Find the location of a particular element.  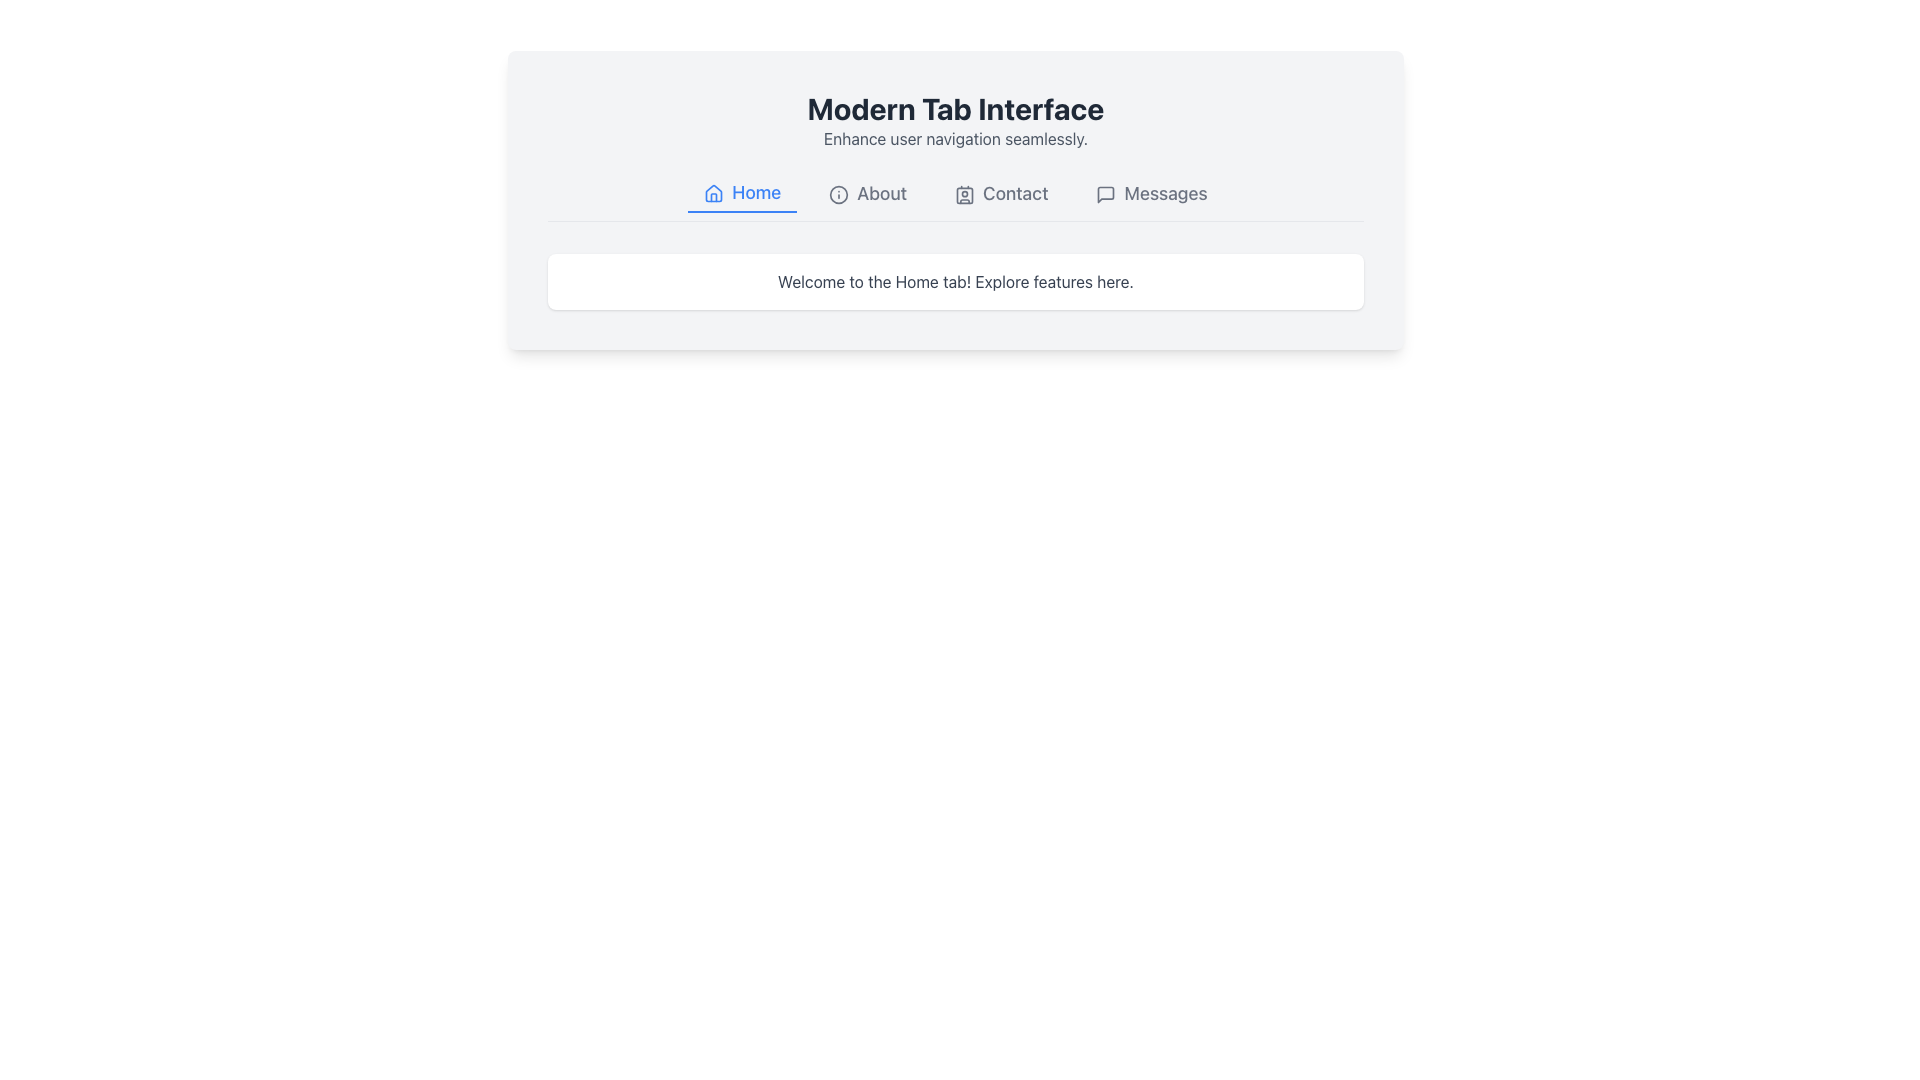

the 'About' navigation link, which is styled in gray and has an information icon is located at coordinates (868, 193).